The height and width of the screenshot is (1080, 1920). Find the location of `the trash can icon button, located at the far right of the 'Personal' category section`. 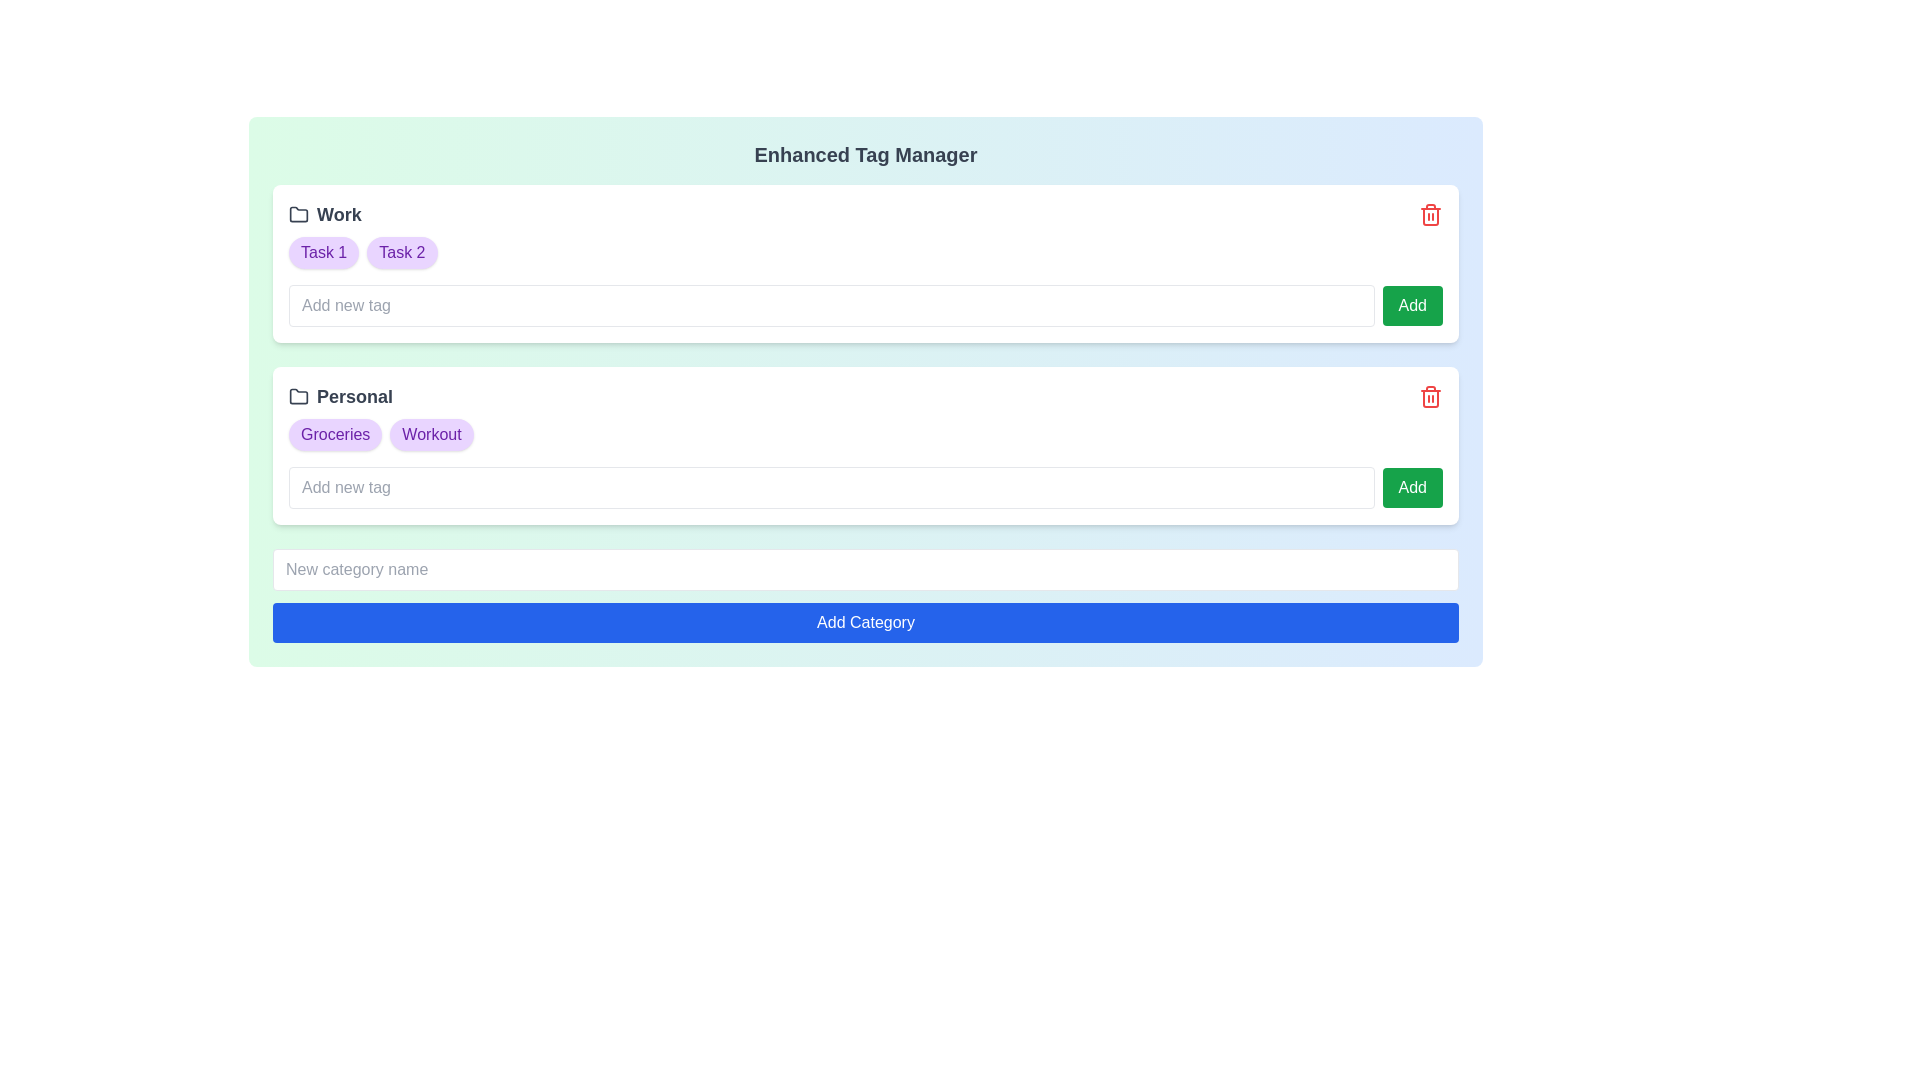

the trash can icon button, located at the far right of the 'Personal' category section is located at coordinates (1429, 397).